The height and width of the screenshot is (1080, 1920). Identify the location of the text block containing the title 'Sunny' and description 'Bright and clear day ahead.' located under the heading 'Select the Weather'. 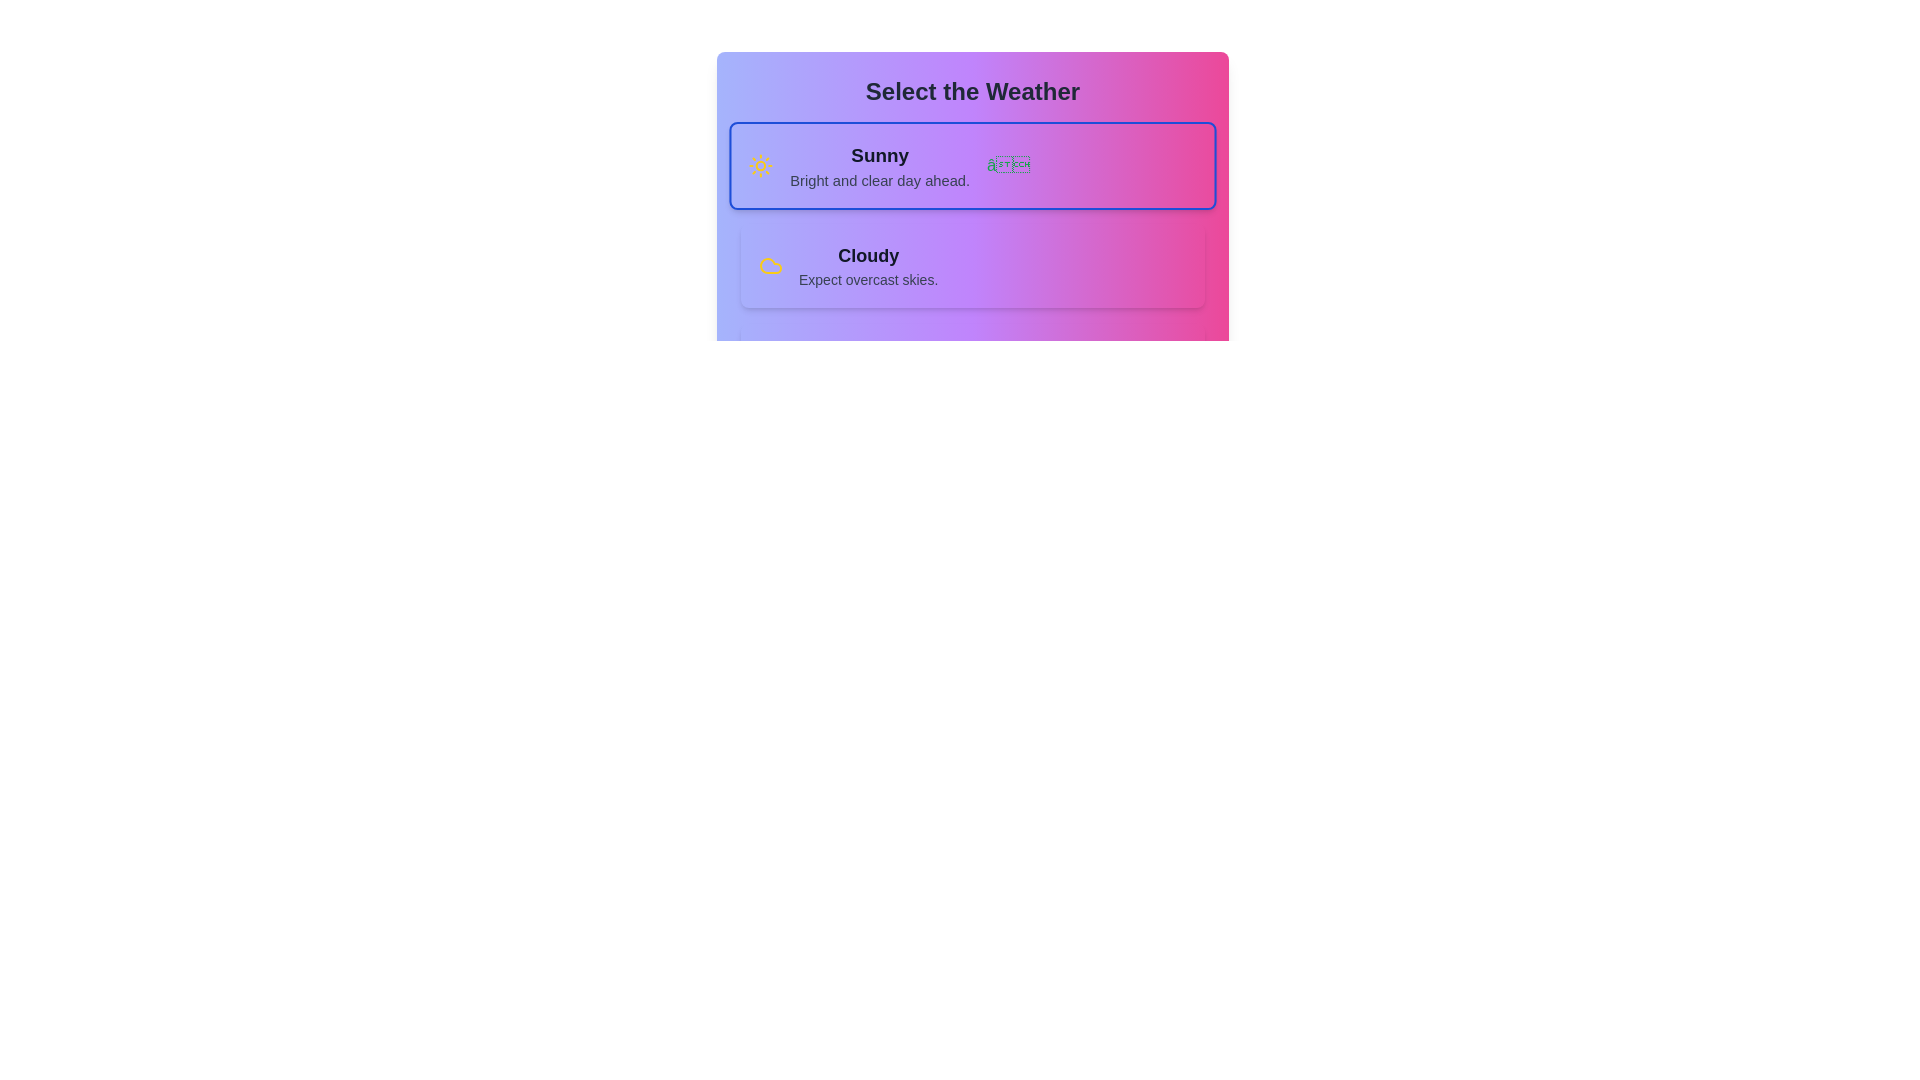
(880, 164).